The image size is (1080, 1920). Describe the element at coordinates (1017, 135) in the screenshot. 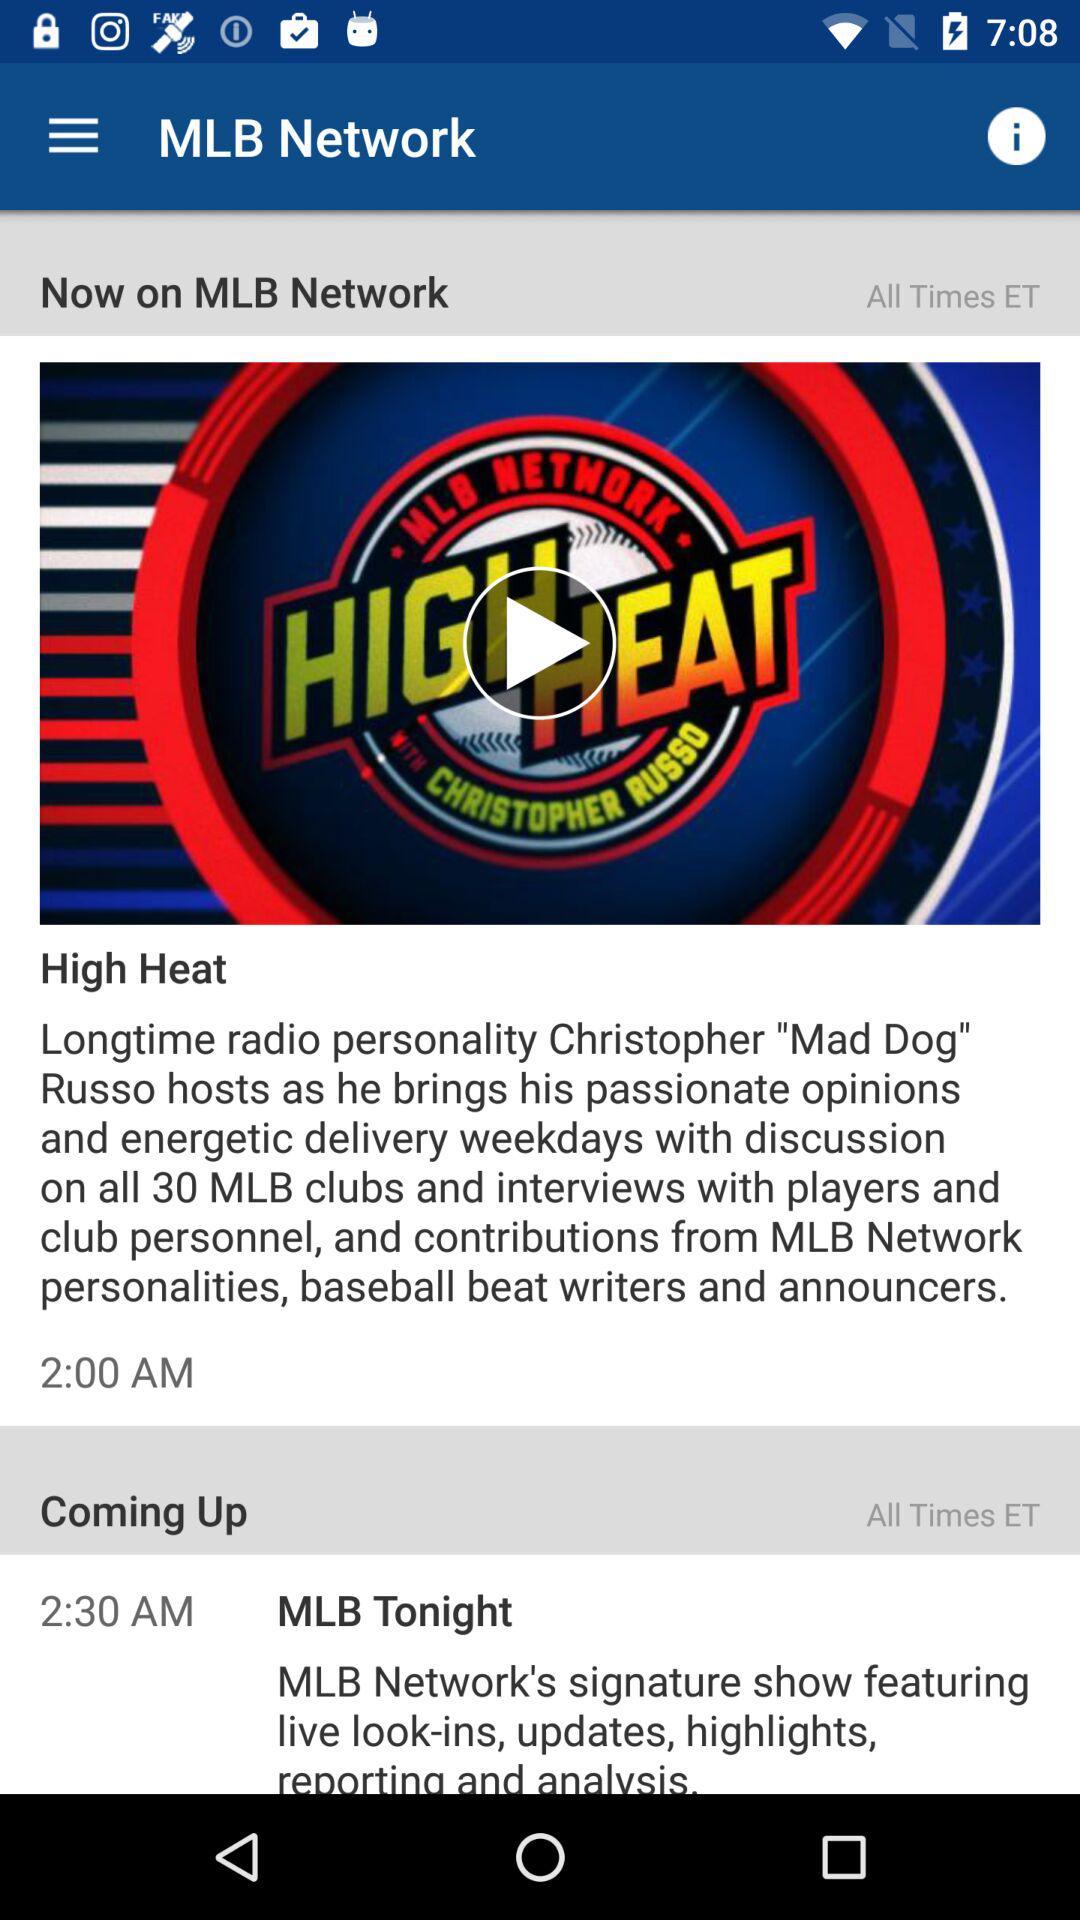

I see `the item to the right of mlb network icon` at that location.